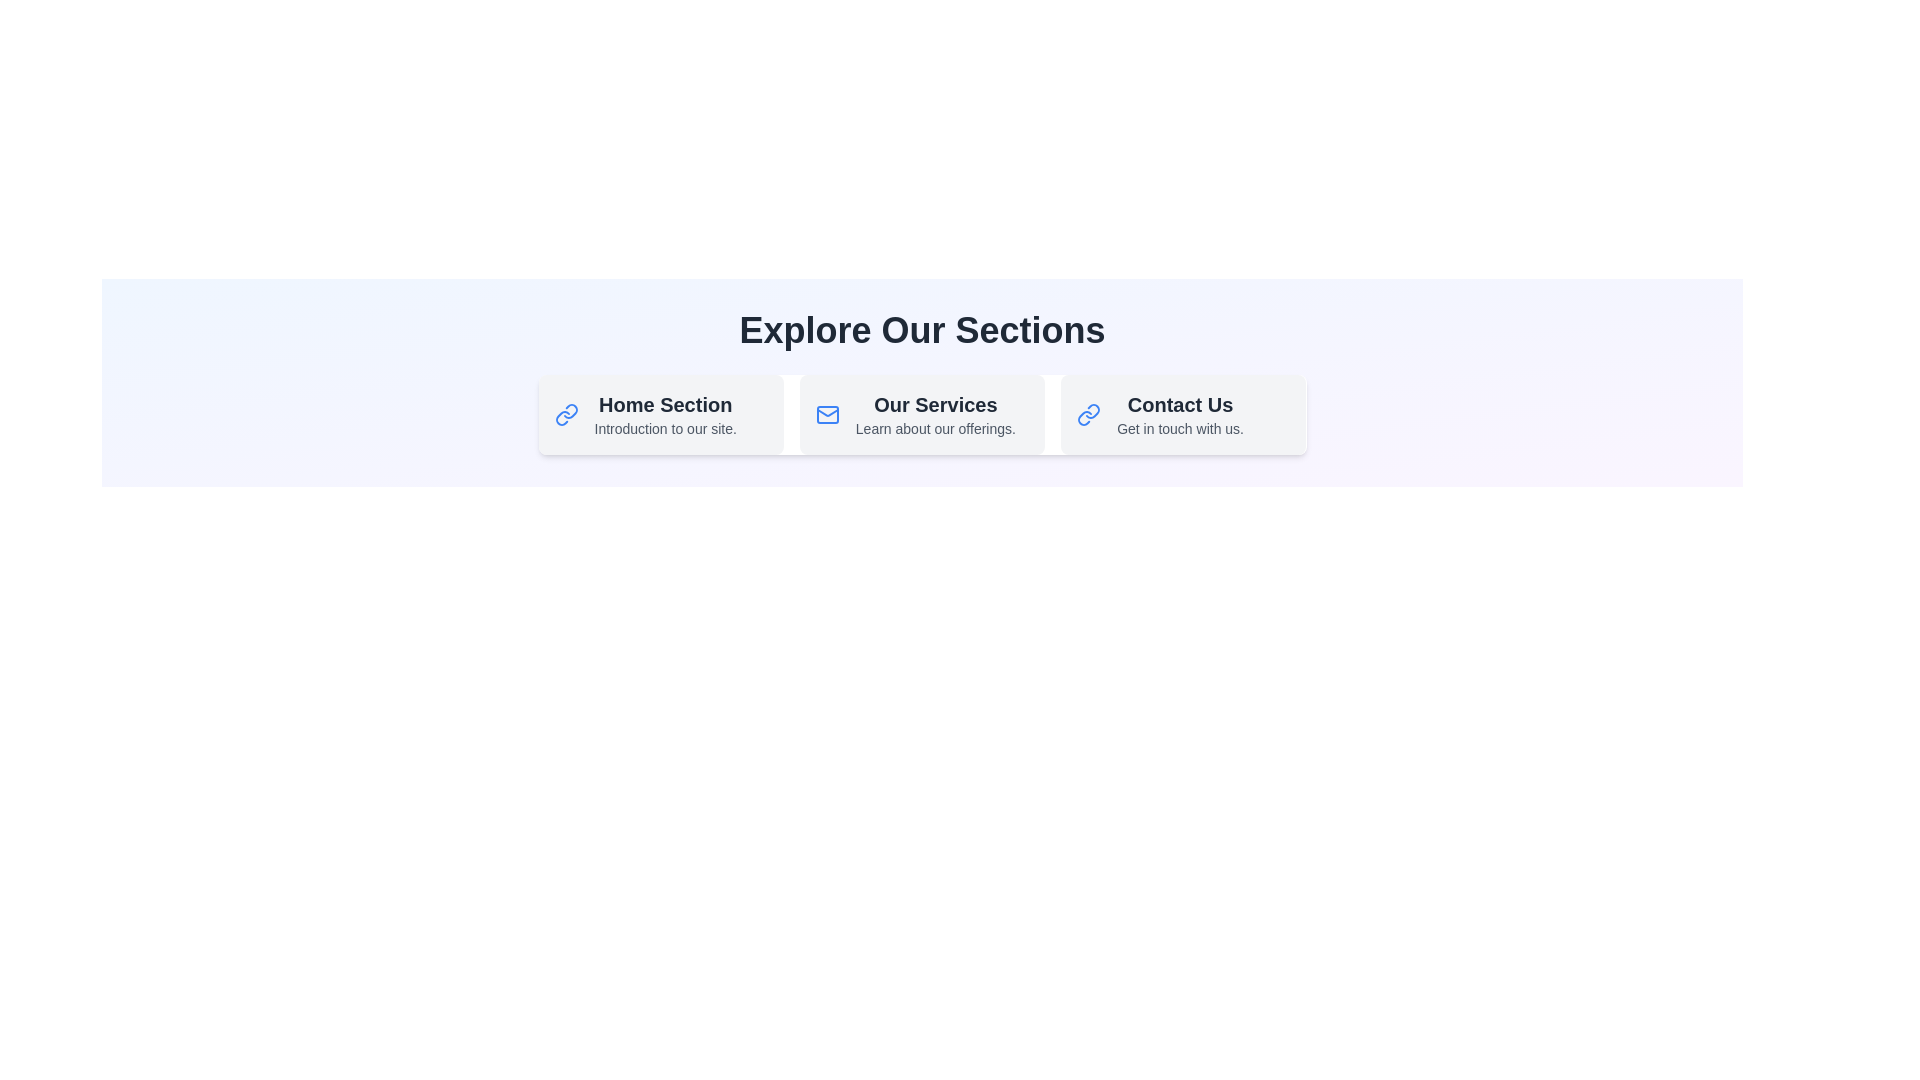 The width and height of the screenshot is (1920, 1080). Describe the element at coordinates (1183, 414) in the screenshot. I see `the 'Contact Us' informational panel located in the right section of the horizontal layout` at that location.